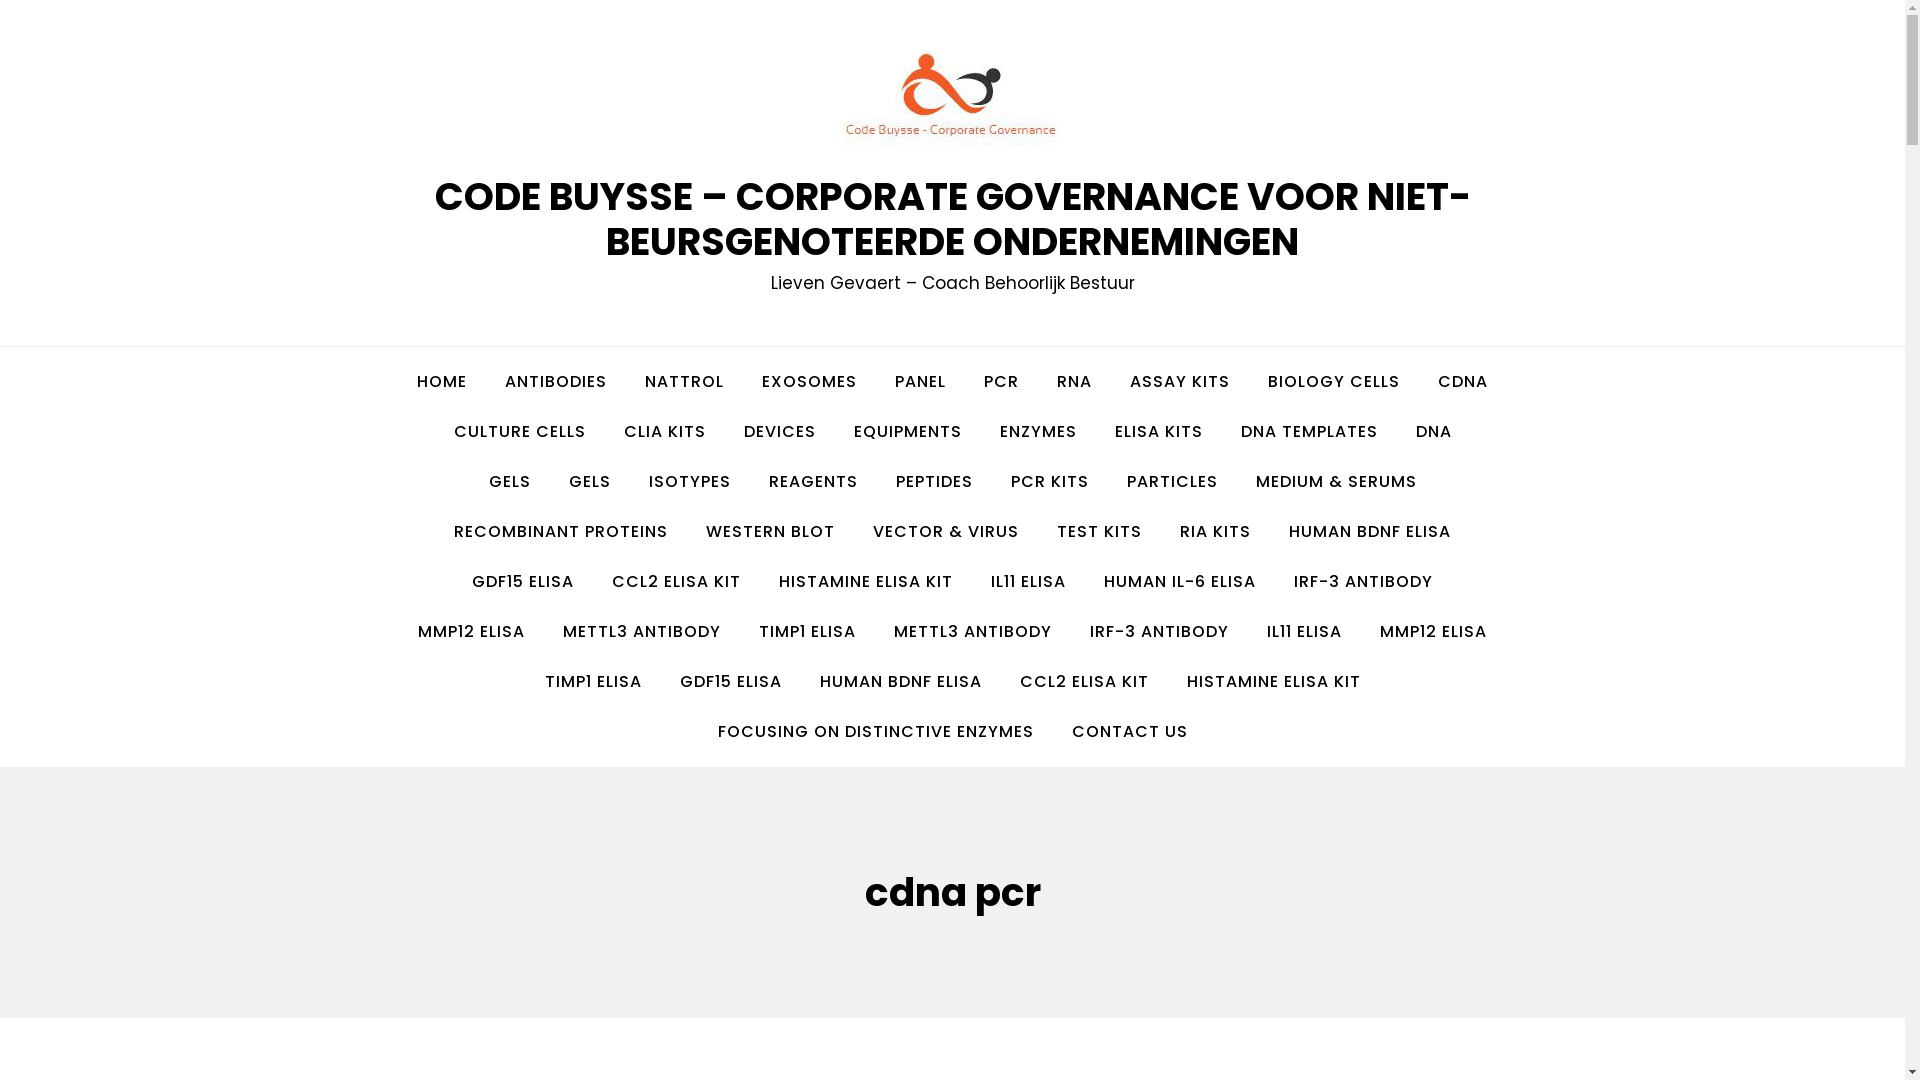  What do you see at coordinates (1028, 582) in the screenshot?
I see `'IL11 ELISA'` at bounding box center [1028, 582].